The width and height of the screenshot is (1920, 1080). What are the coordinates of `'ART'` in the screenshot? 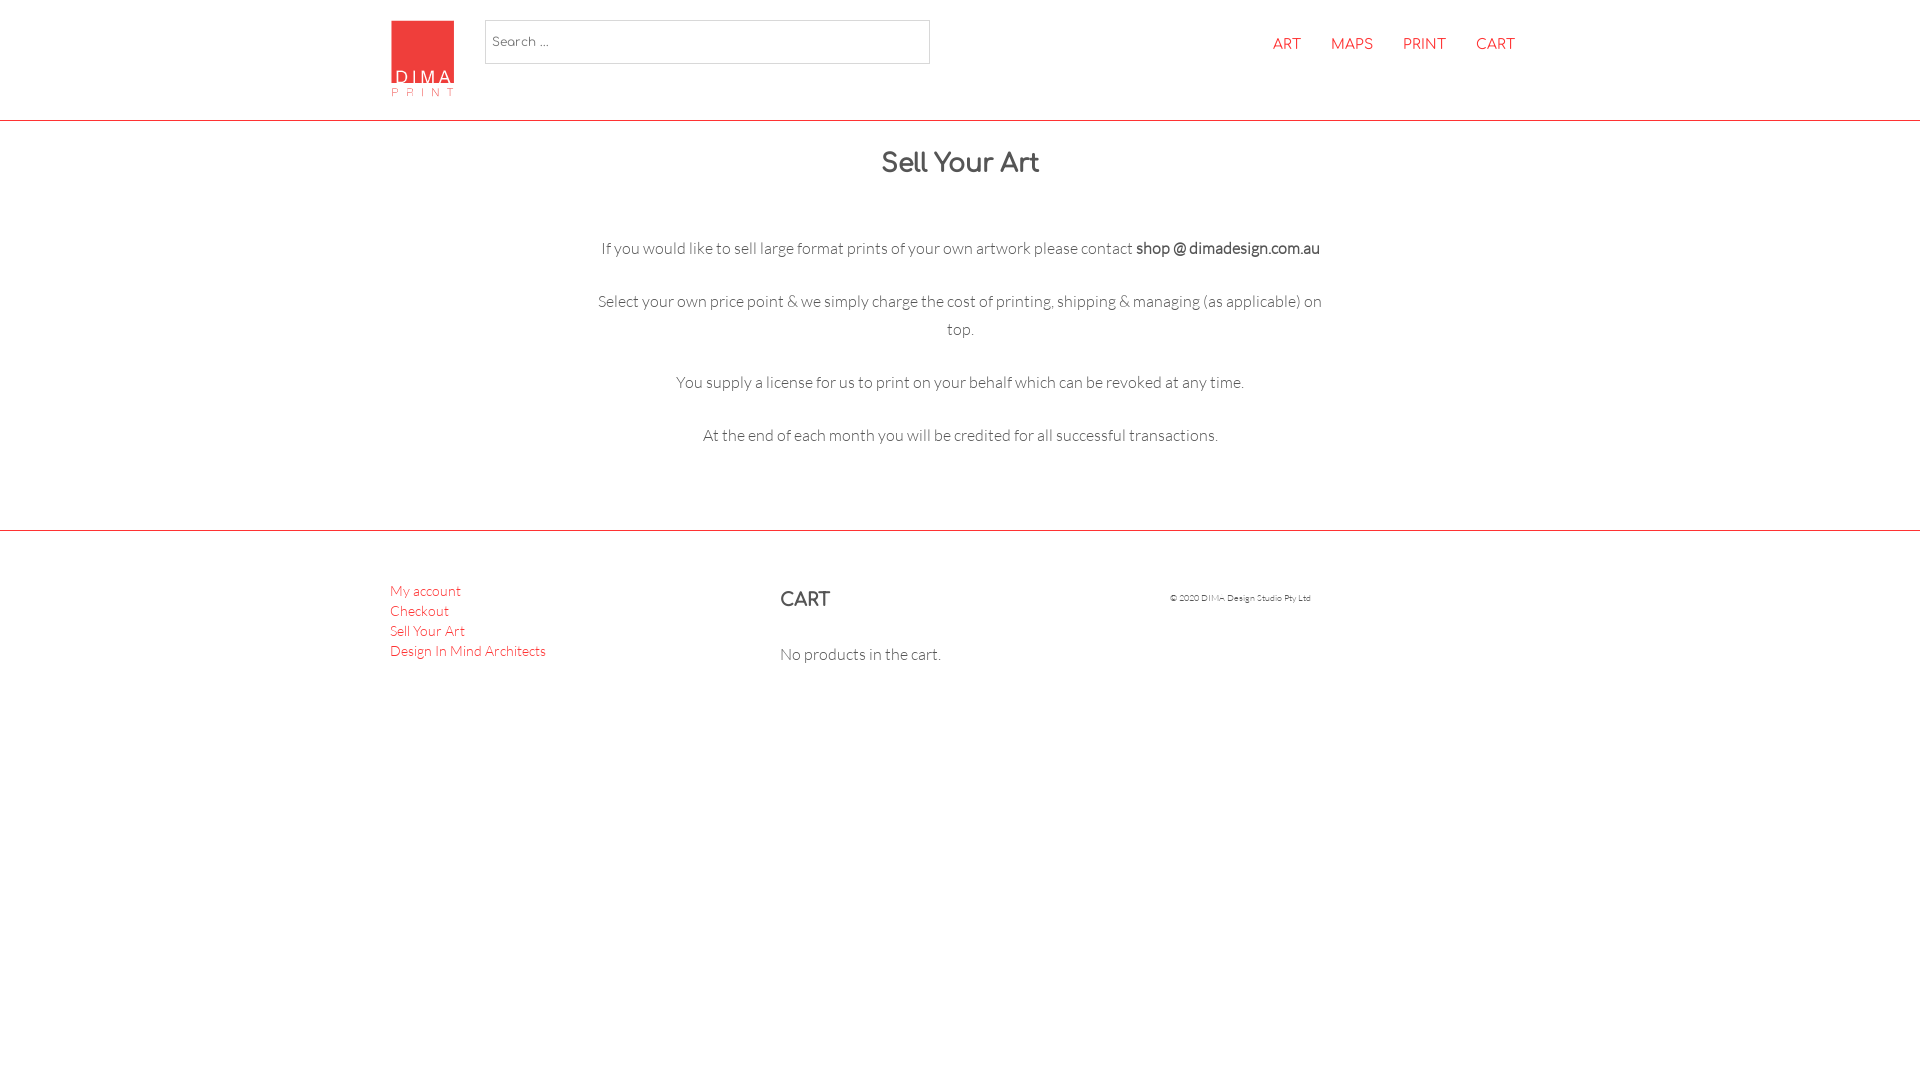 It's located at (1286, 45).